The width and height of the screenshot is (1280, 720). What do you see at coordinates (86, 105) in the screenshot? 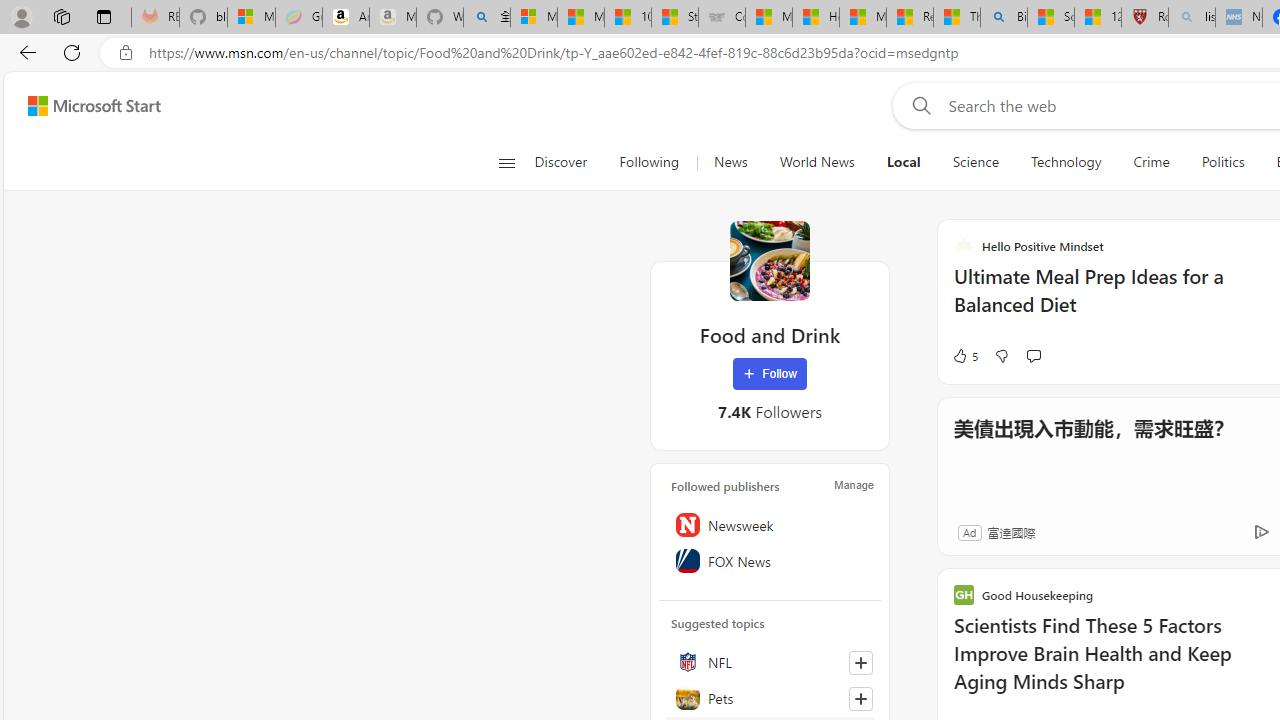
I see `'Skip to content'` at bounding box center [86, 105].